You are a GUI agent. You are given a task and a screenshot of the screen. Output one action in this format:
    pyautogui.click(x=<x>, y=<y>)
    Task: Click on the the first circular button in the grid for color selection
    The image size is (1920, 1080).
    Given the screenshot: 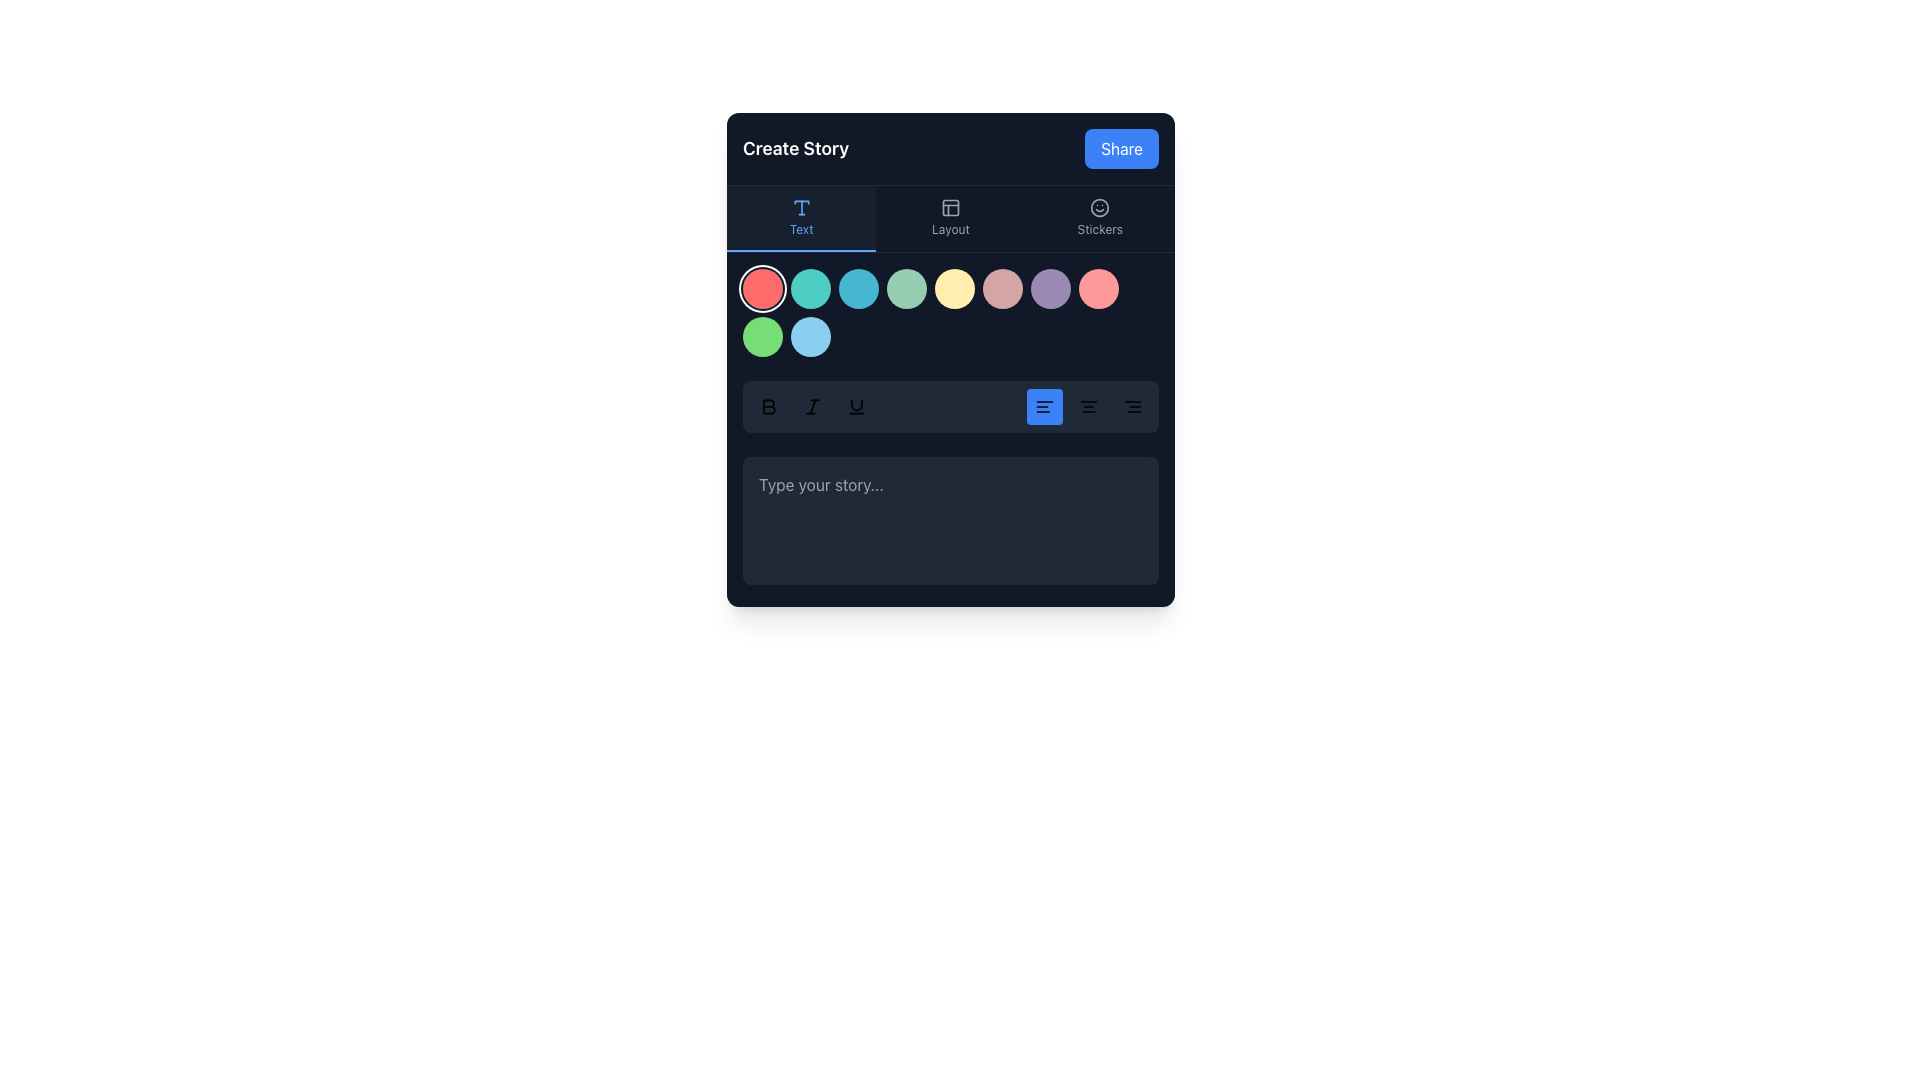 What is the action you would take?
    pyautogui.click(x=762, y=289)
    